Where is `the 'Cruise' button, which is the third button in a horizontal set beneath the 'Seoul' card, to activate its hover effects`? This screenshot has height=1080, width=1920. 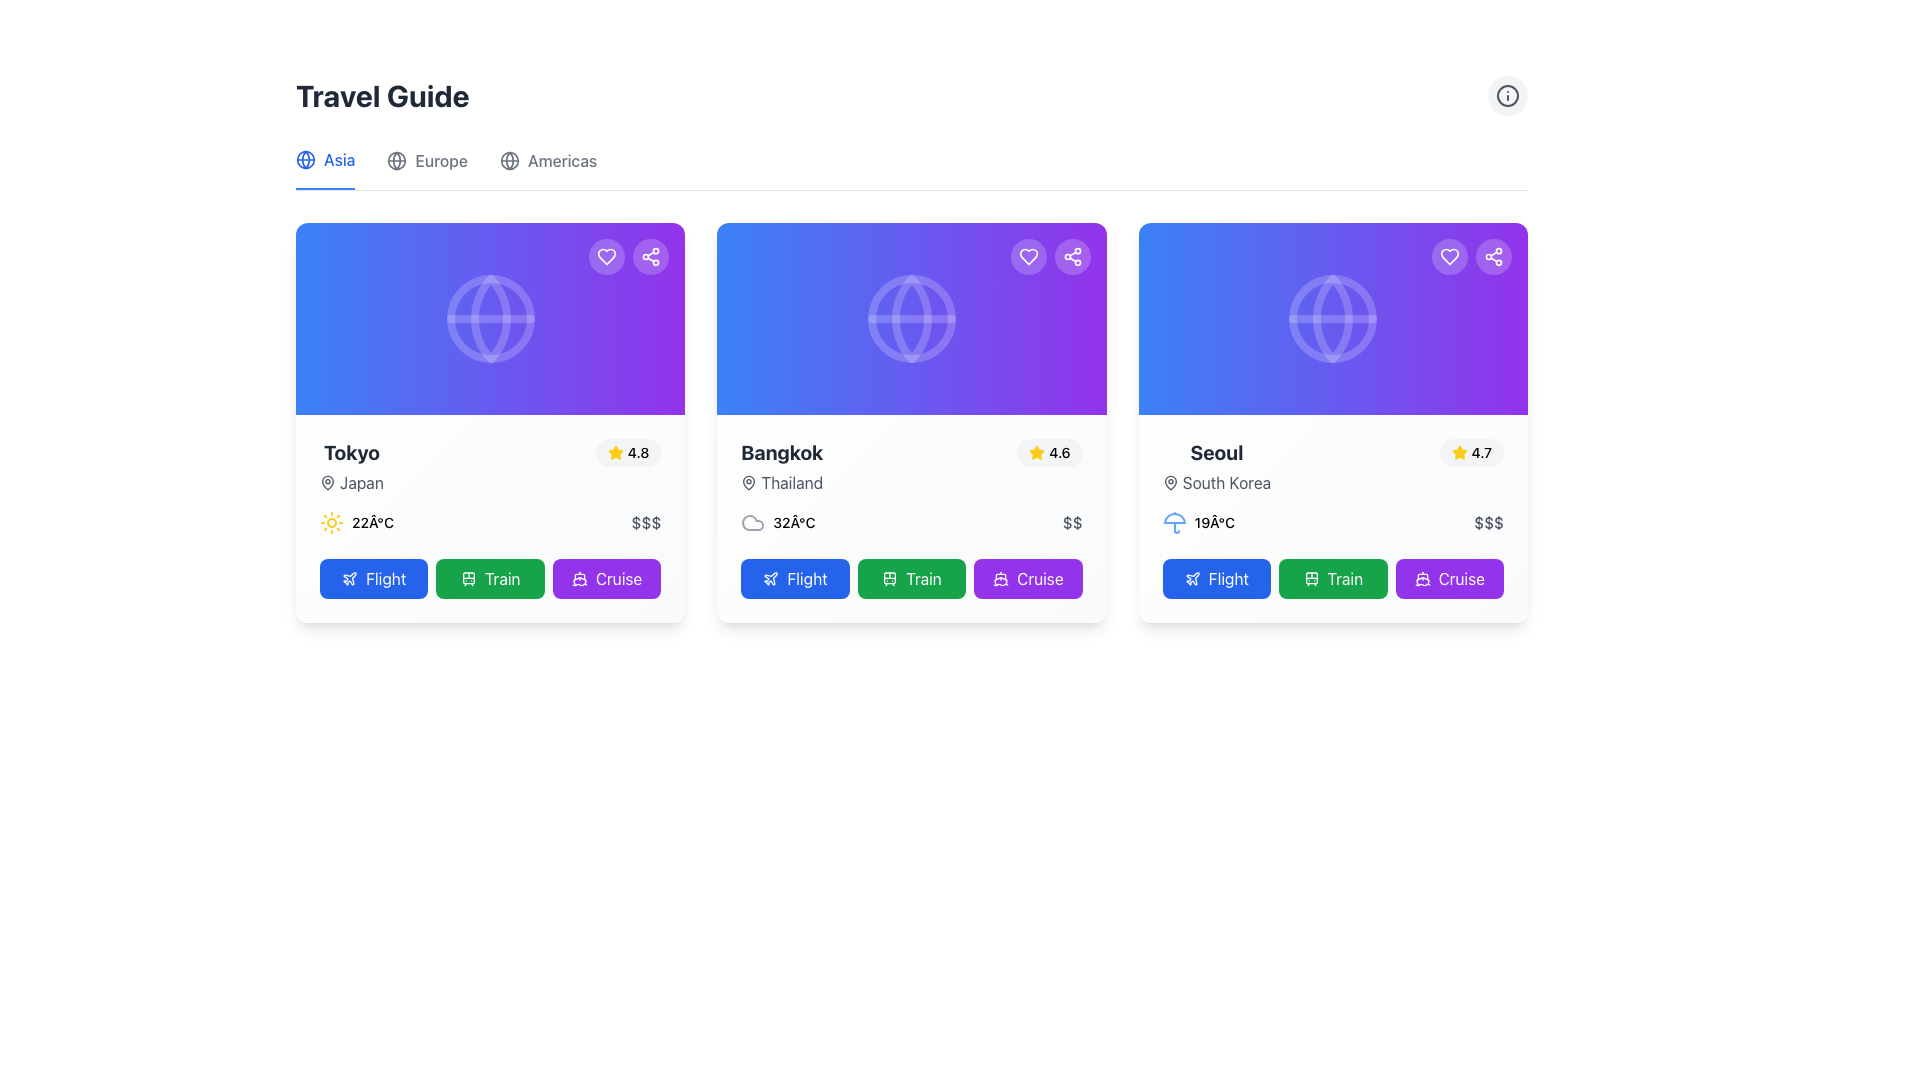 the 'Cruise' button, which is the third button in a horizontal set beneath the 'Seoul' card, to activate its hover effects is located at coordinates (1449, 578).